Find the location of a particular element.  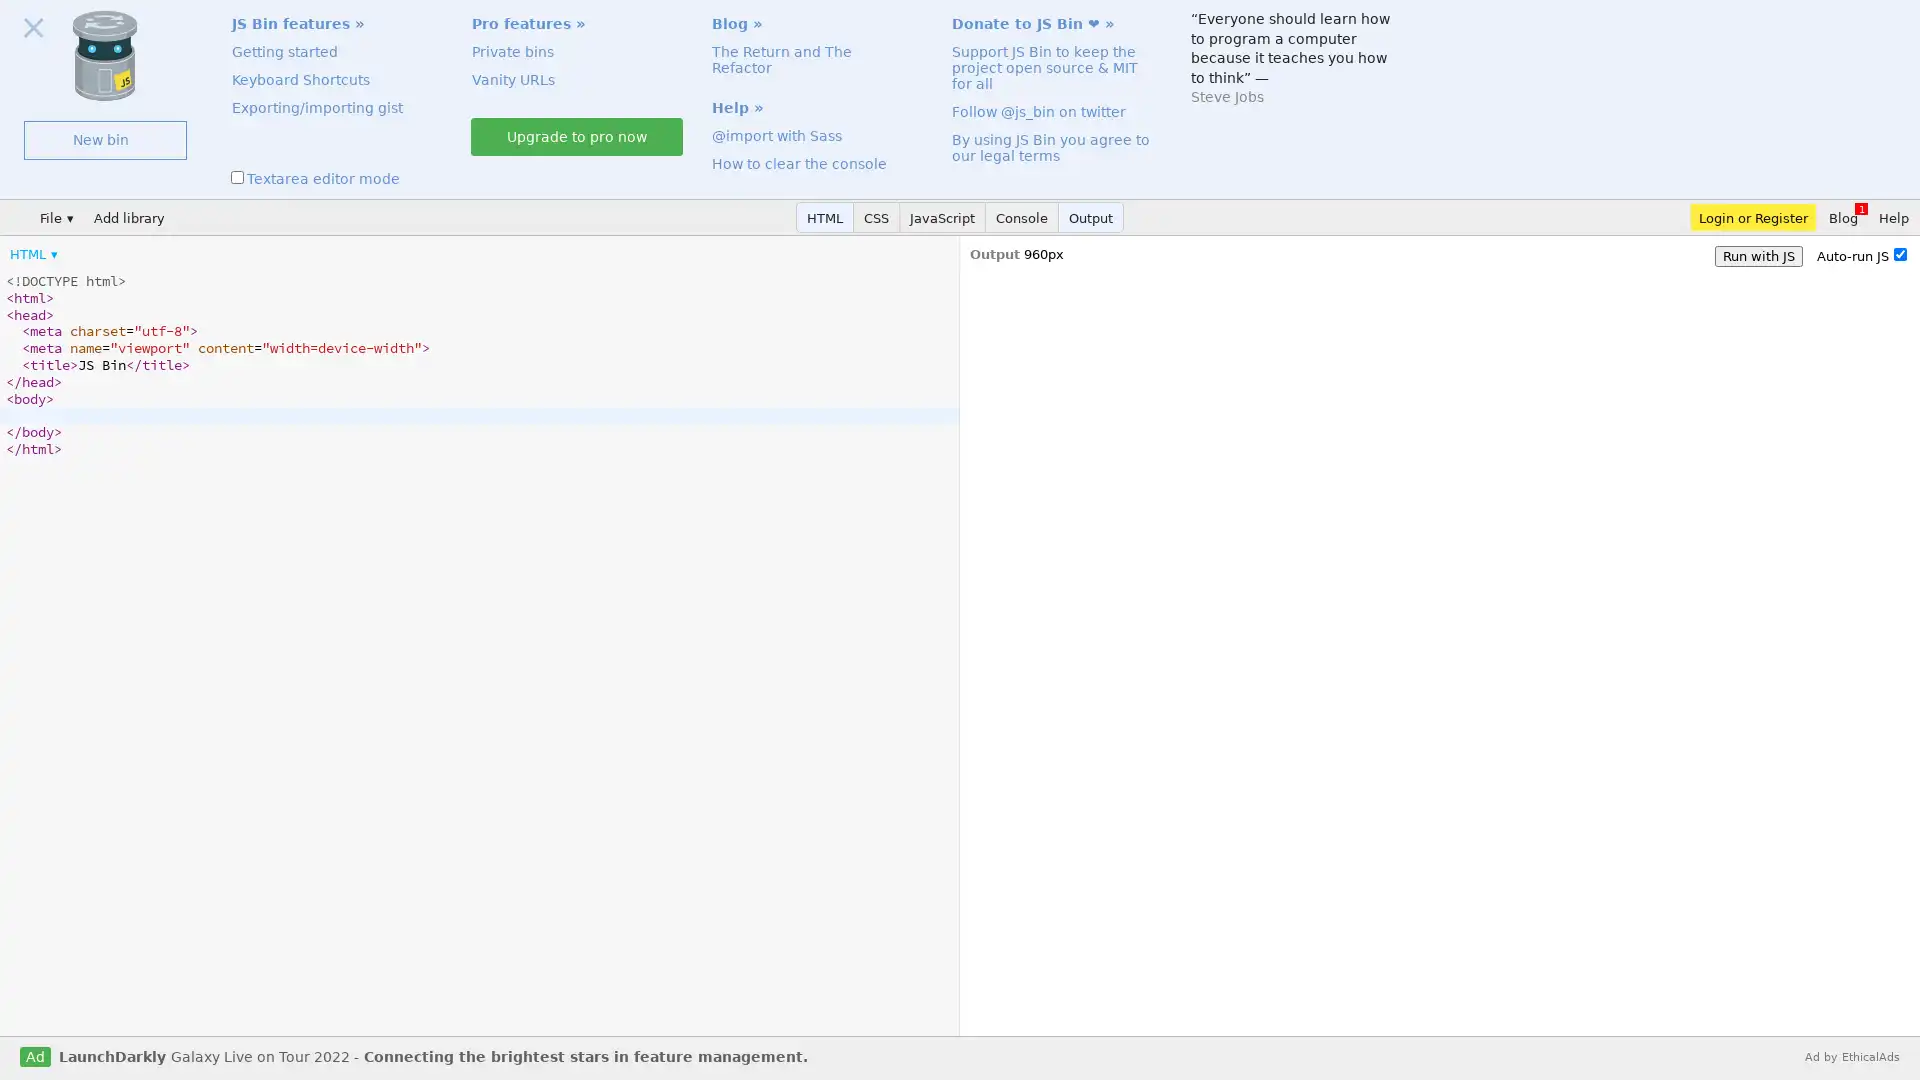

HTML Panel: Active is located at coordinates (825, 217).